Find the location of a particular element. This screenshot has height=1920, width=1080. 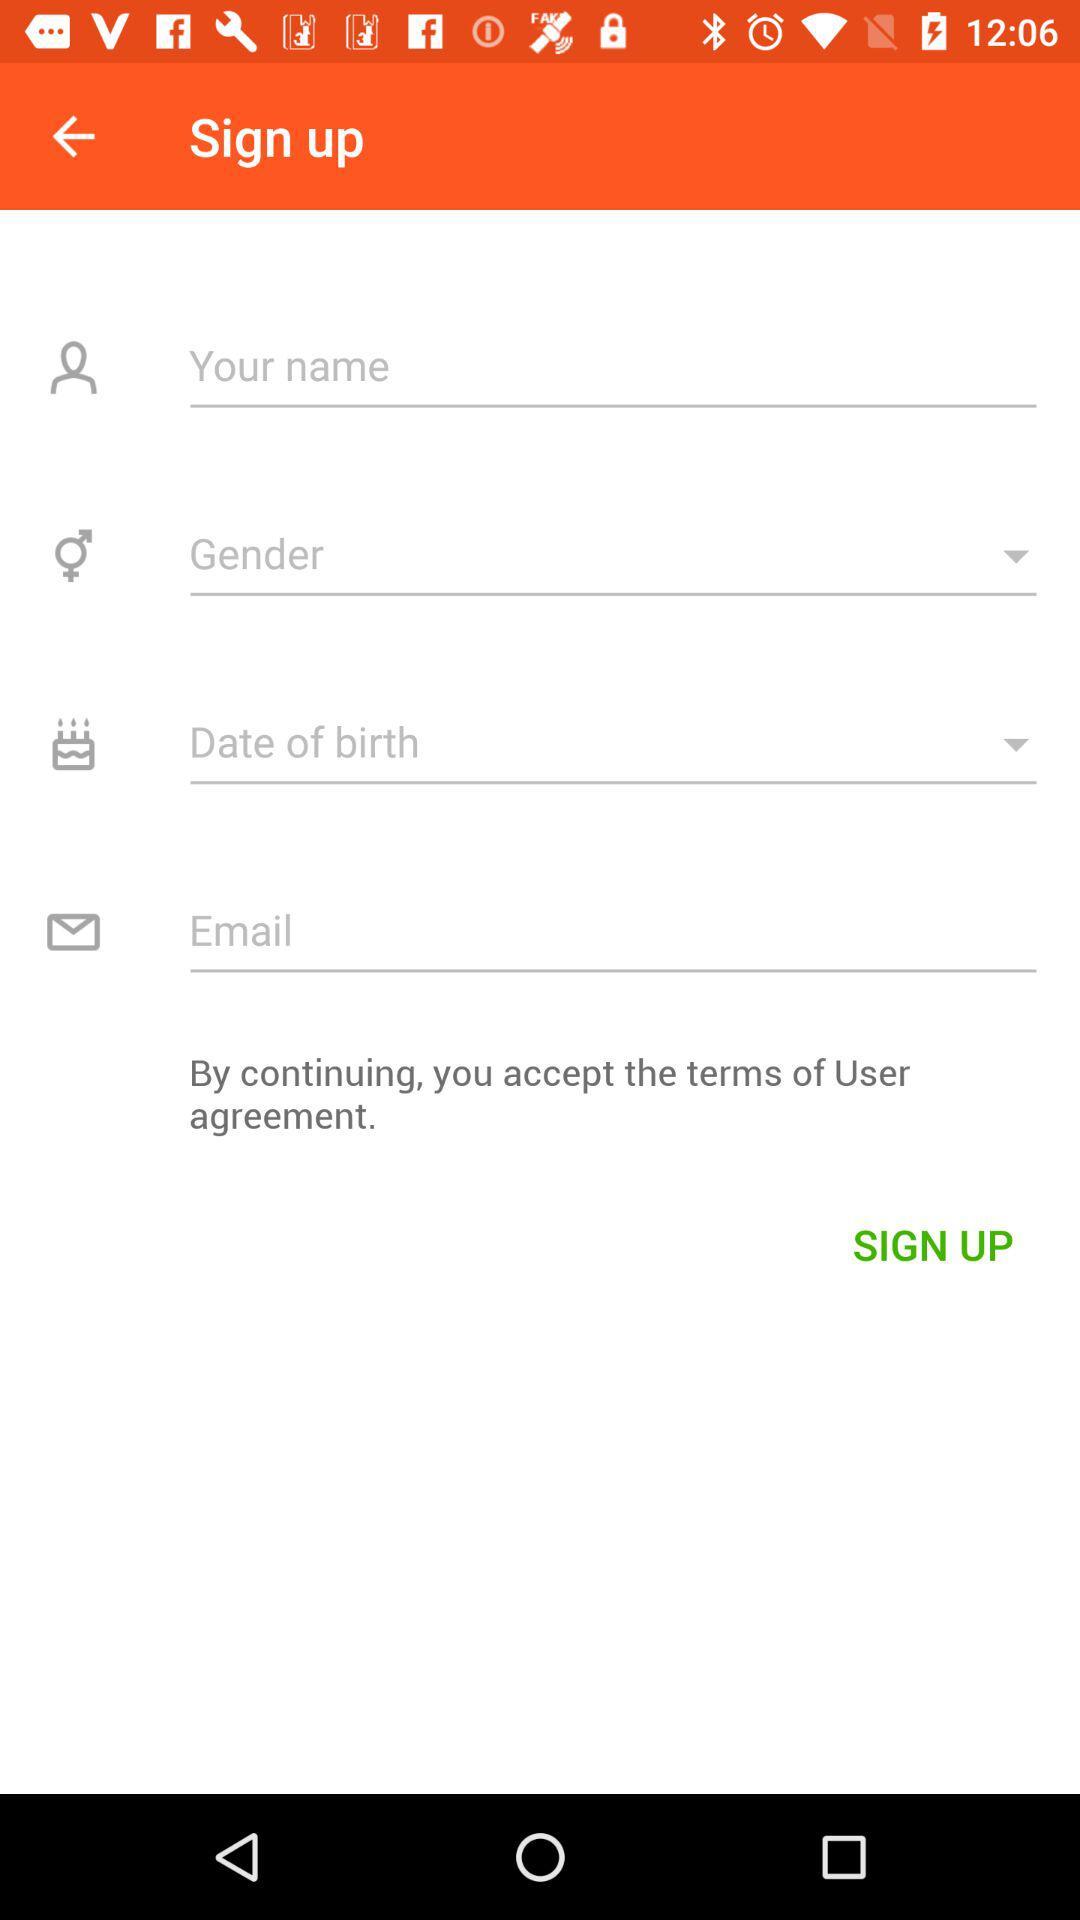

type text is located at coordinates (612, 364).